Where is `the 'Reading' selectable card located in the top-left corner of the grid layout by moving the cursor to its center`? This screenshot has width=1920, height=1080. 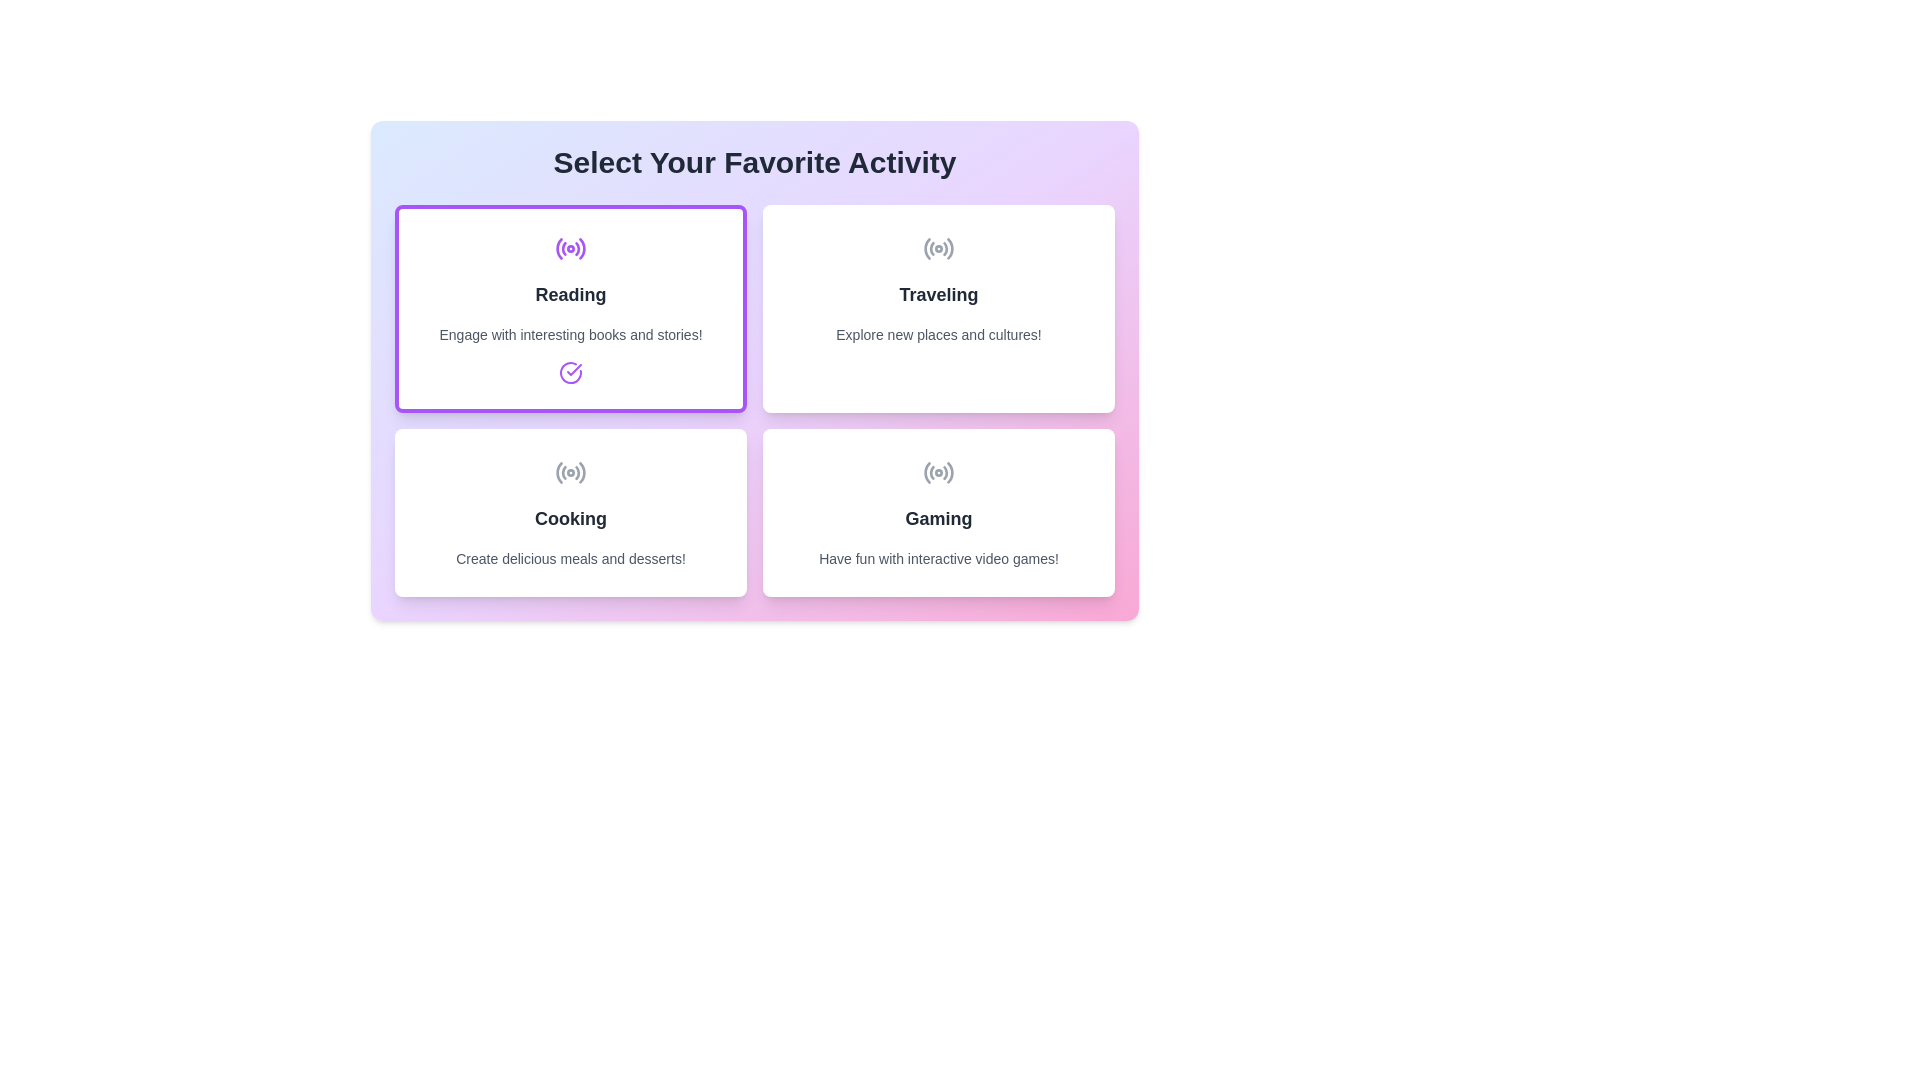 the 'Reading' selectable card located in the top-left corner of the grid layout by moving the cursor to its center is located at coordinates (570, 308).